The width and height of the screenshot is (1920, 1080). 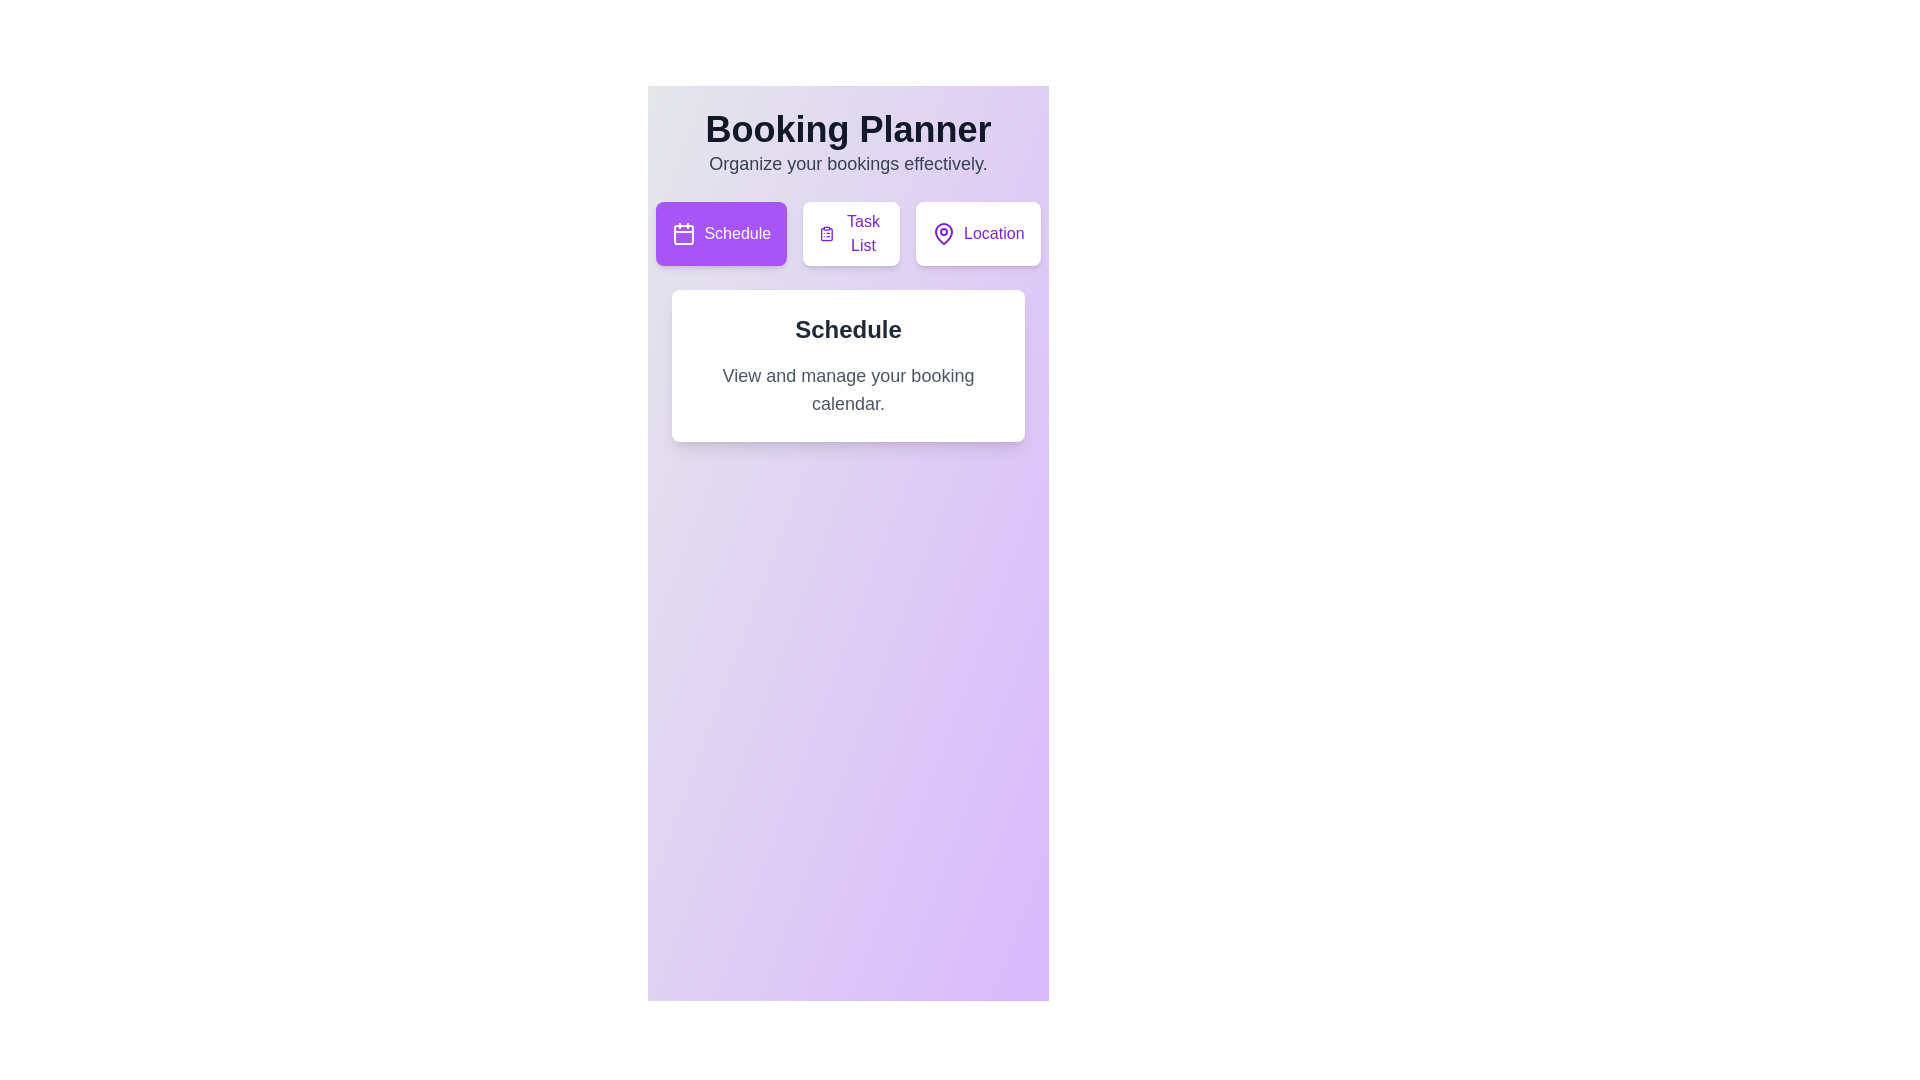 I want to click on the Location tab by clicking its navigation button, so click(x=978, y=233).